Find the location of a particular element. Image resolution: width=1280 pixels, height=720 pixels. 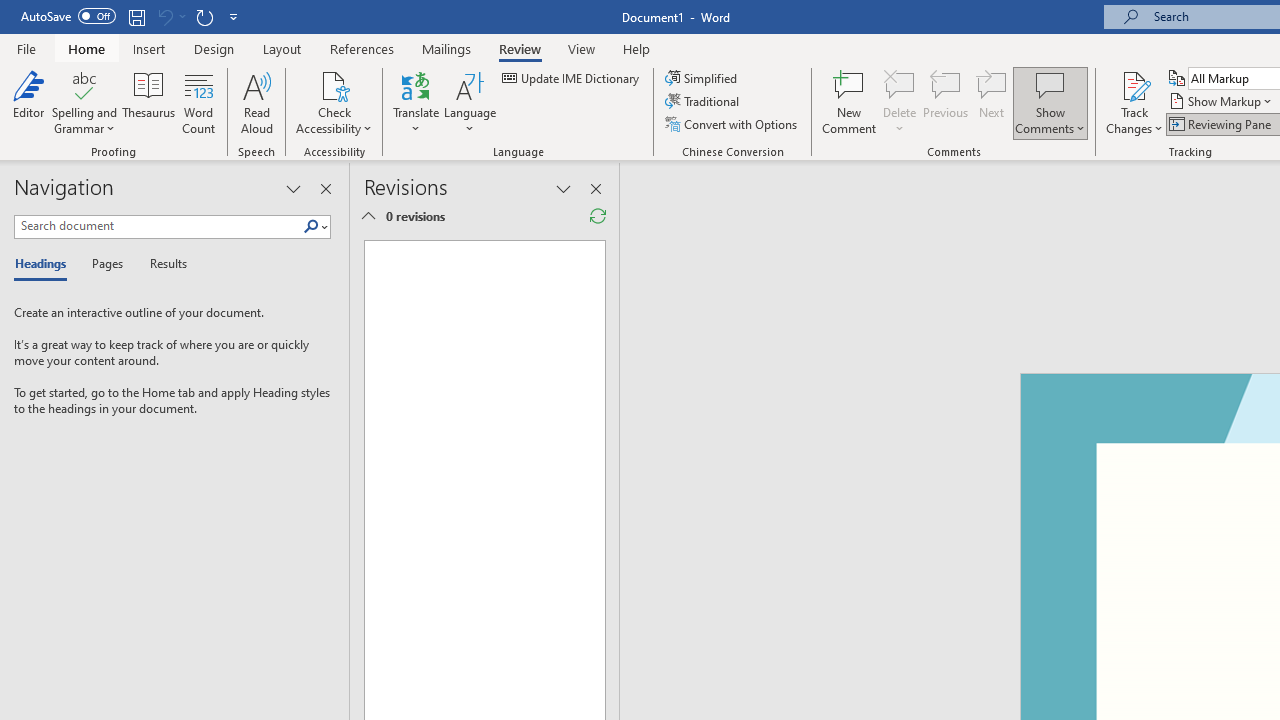

'New Comment' is located at coordinates (849, 103).